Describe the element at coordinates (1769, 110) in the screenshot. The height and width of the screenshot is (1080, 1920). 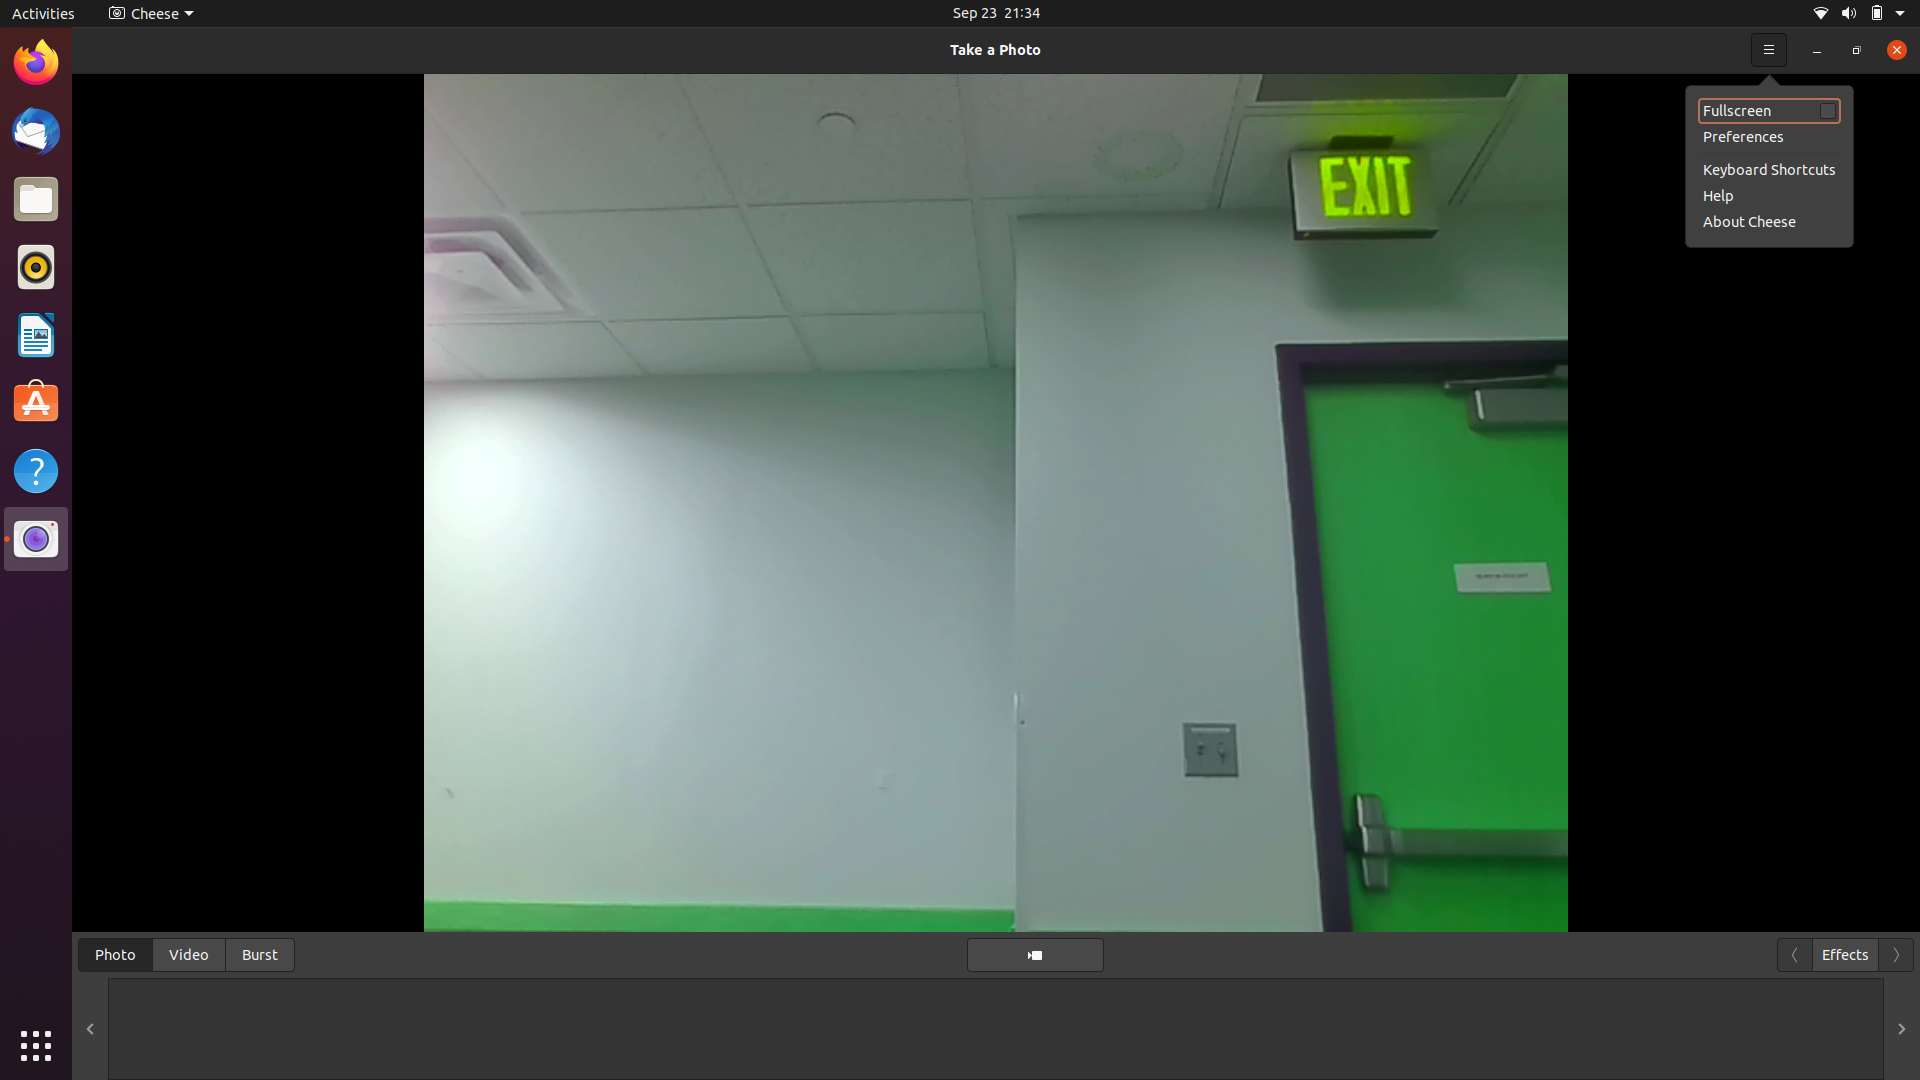
I see `fullscreen view` at that location.